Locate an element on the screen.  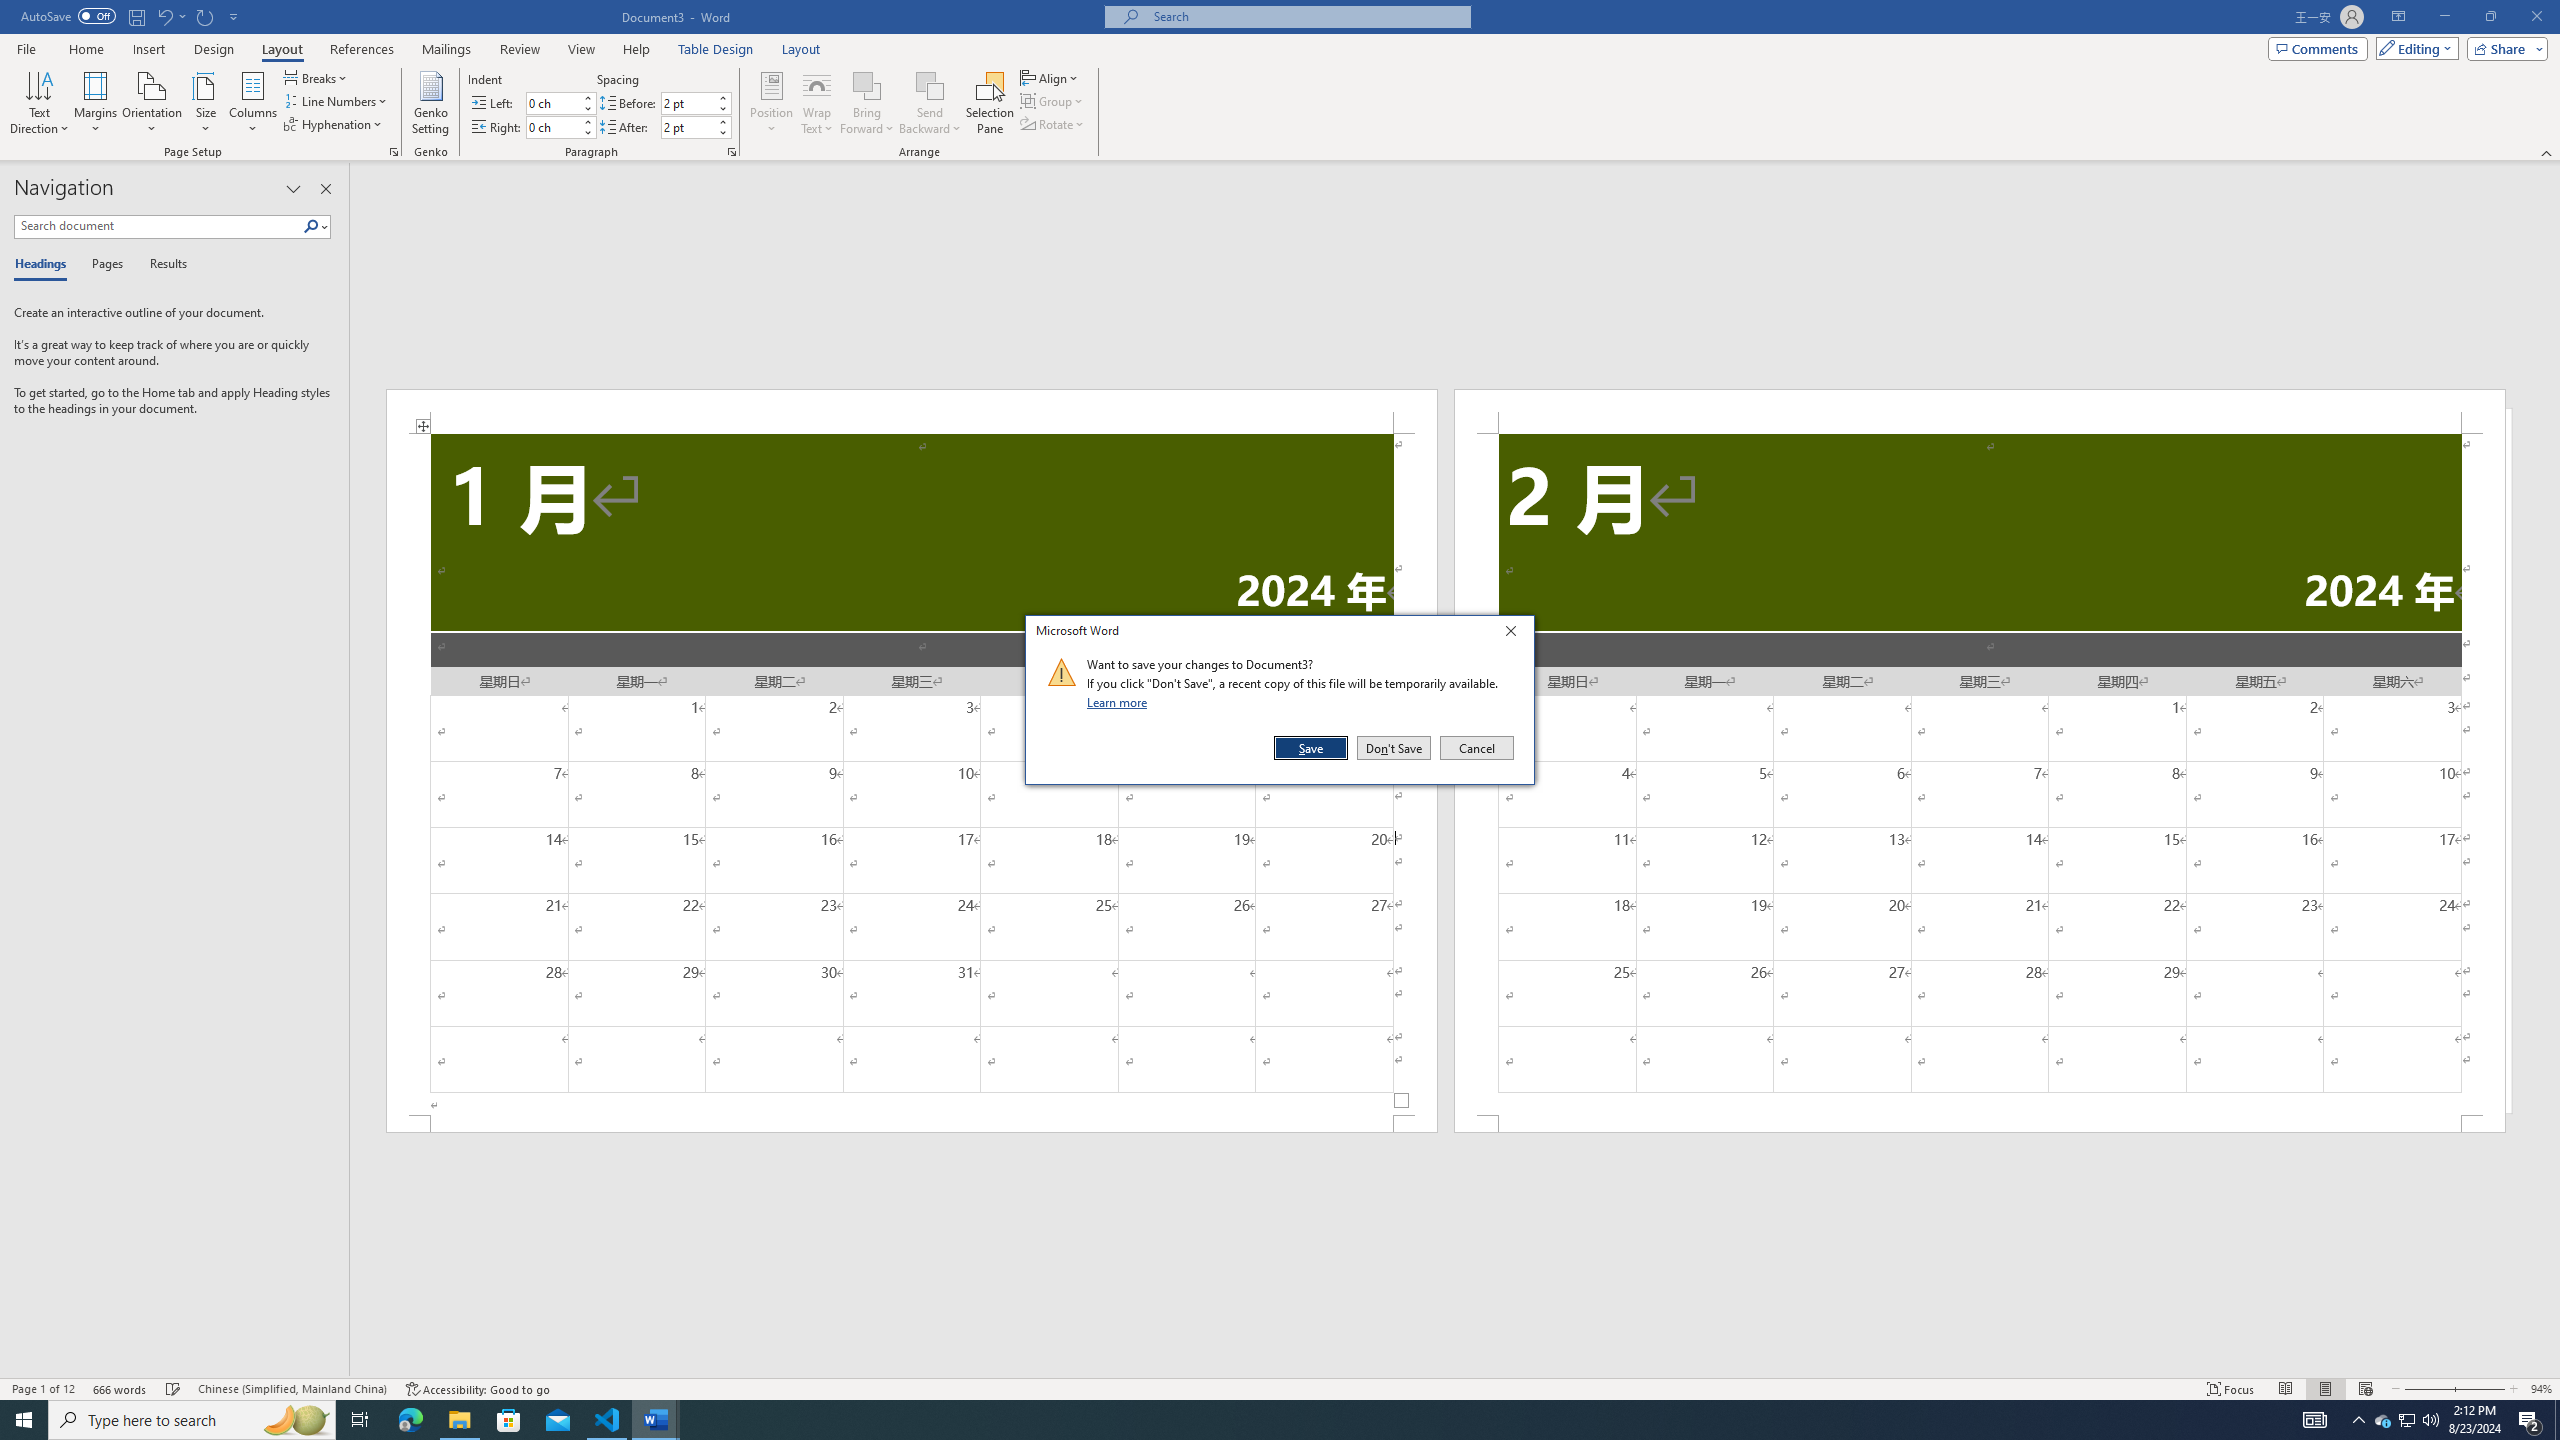
'Footer -Section 2-' is located at coordinates (1980, 1122).